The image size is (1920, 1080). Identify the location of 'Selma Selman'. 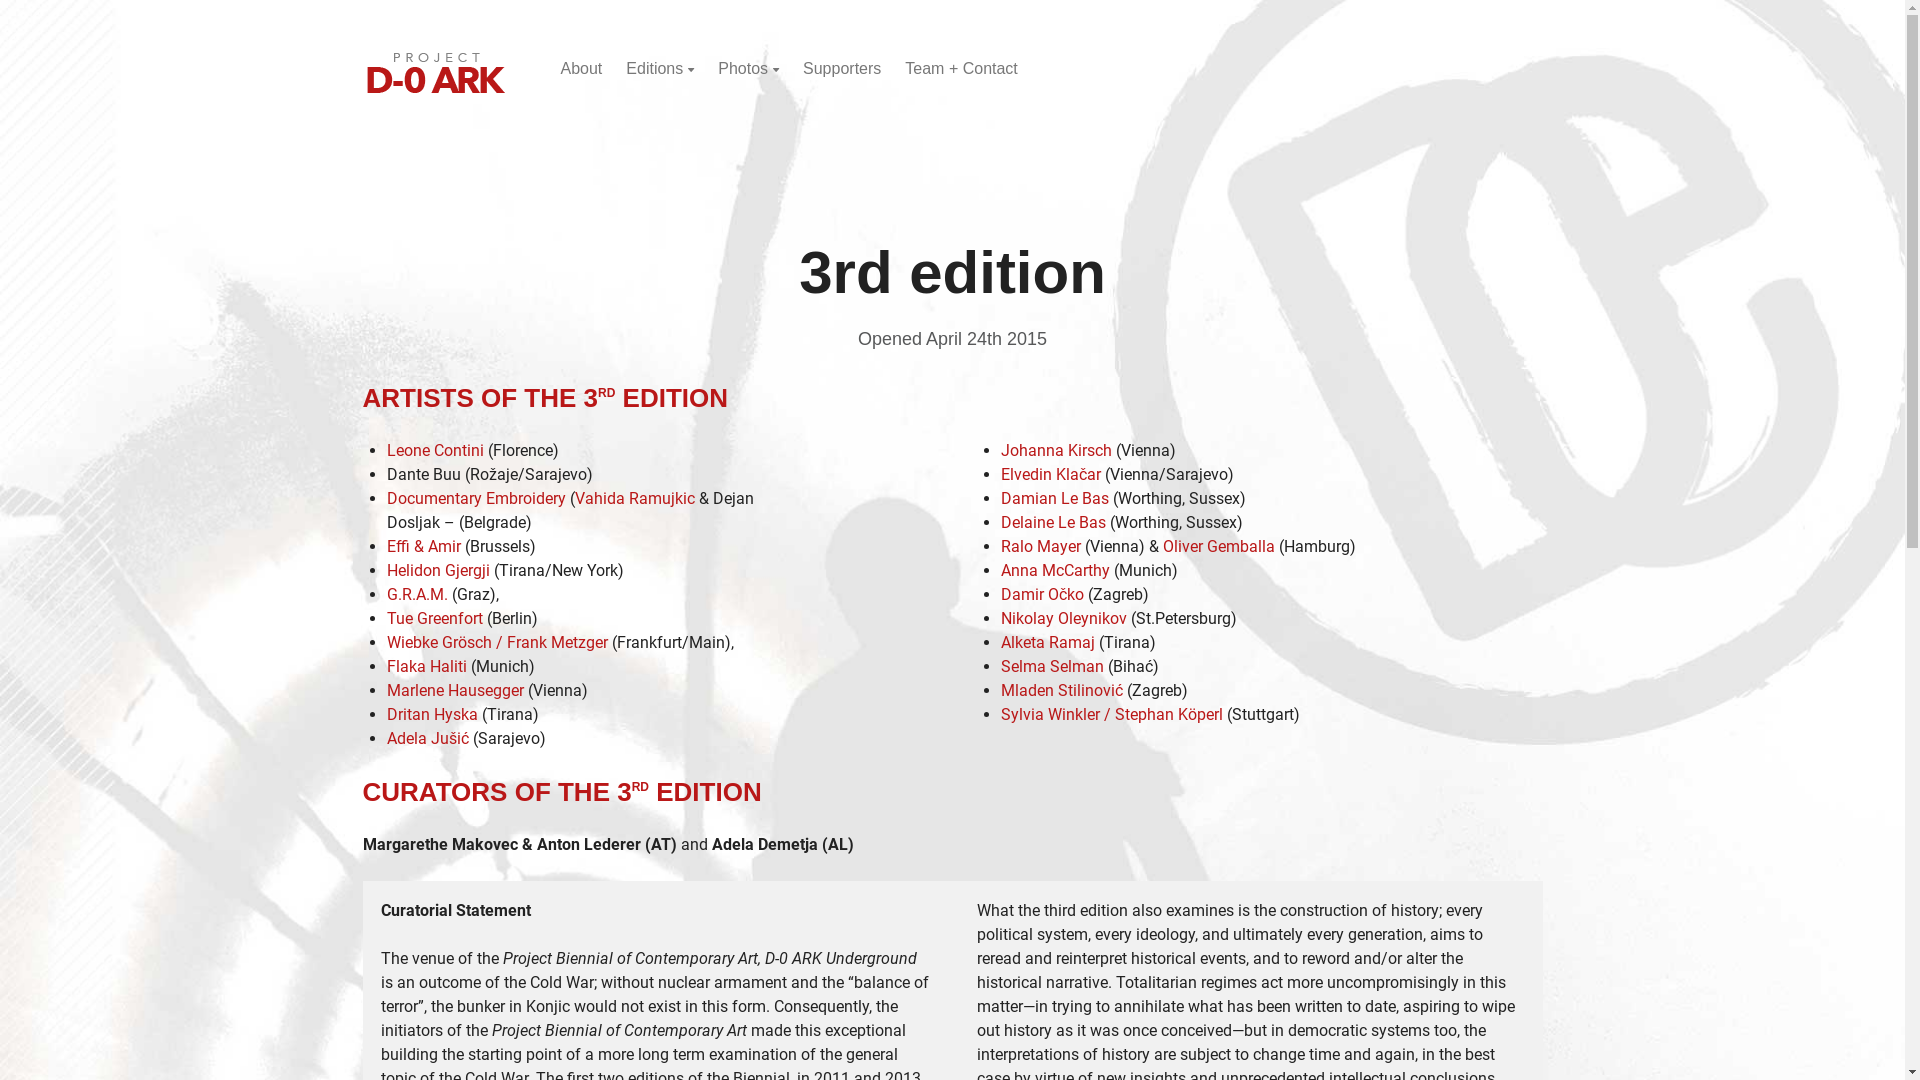
(999, 666).